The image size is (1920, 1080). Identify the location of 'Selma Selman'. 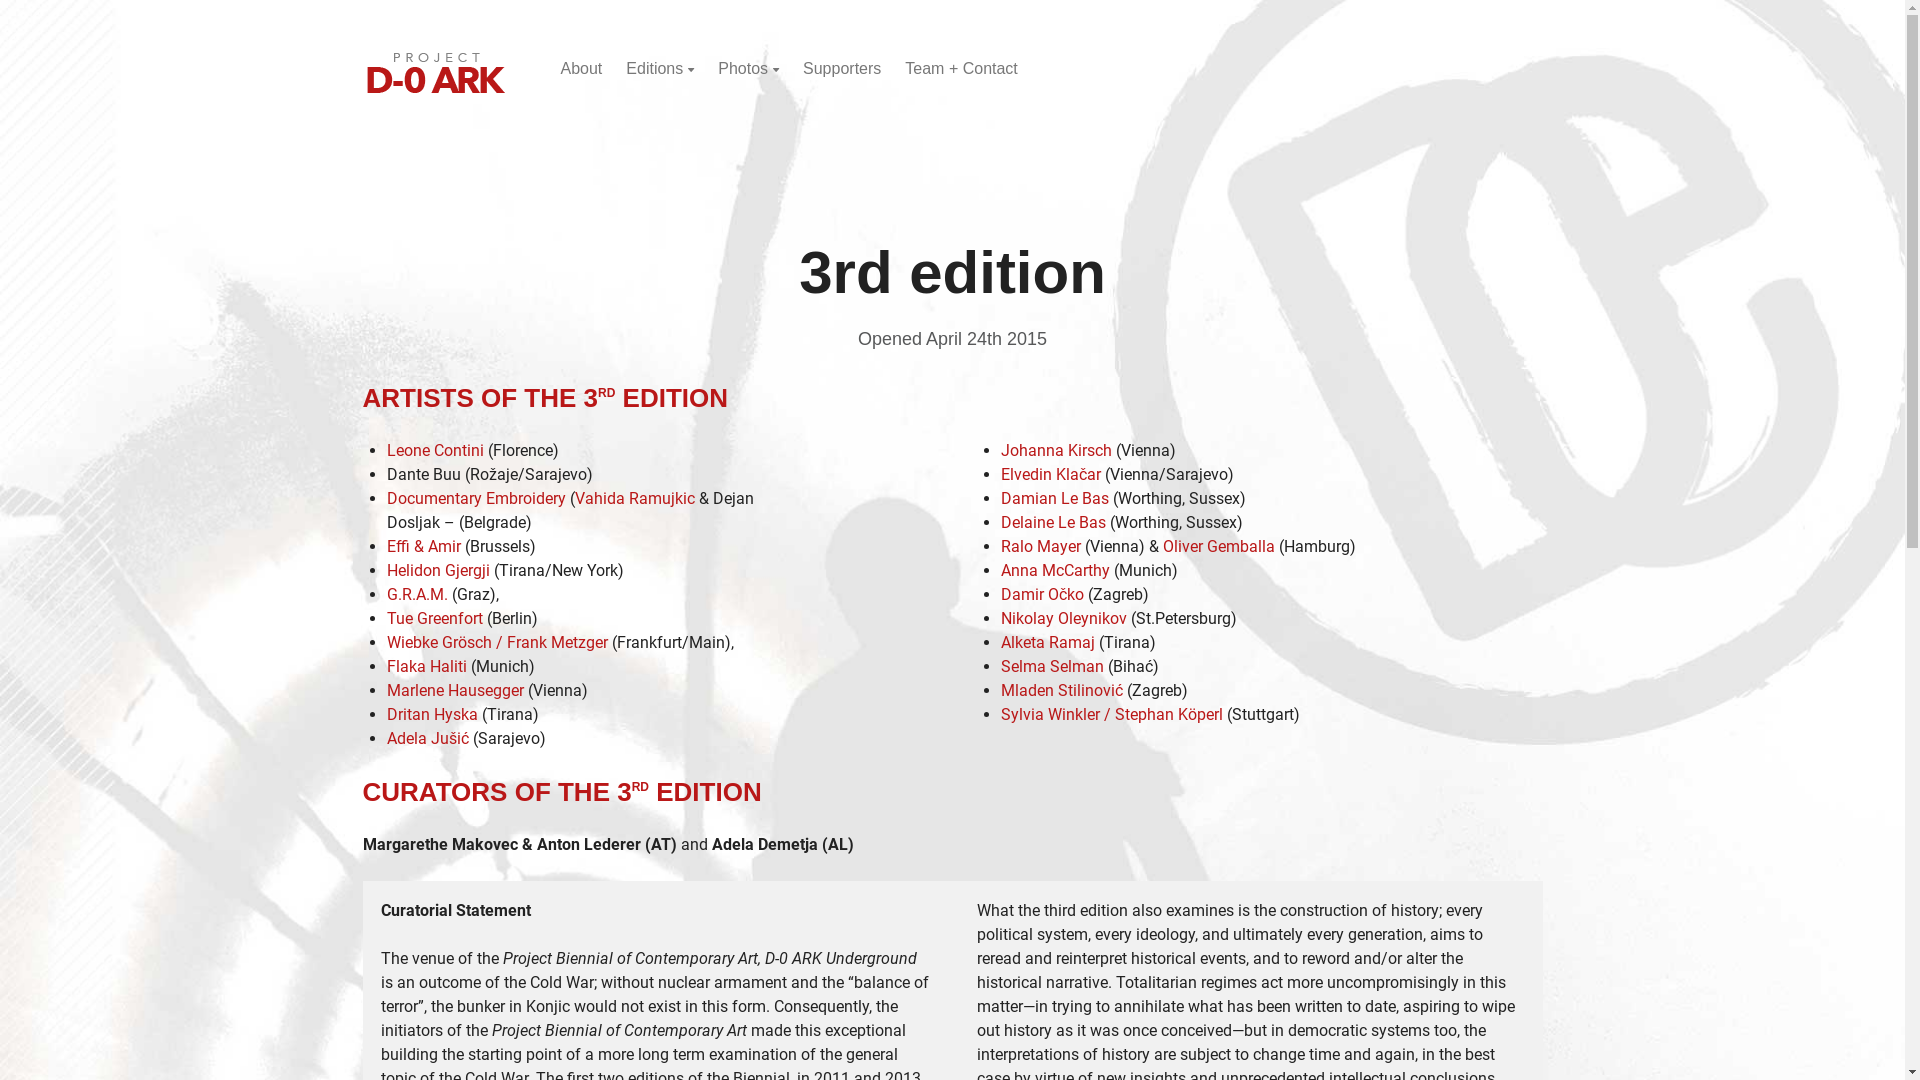
(999, 666).